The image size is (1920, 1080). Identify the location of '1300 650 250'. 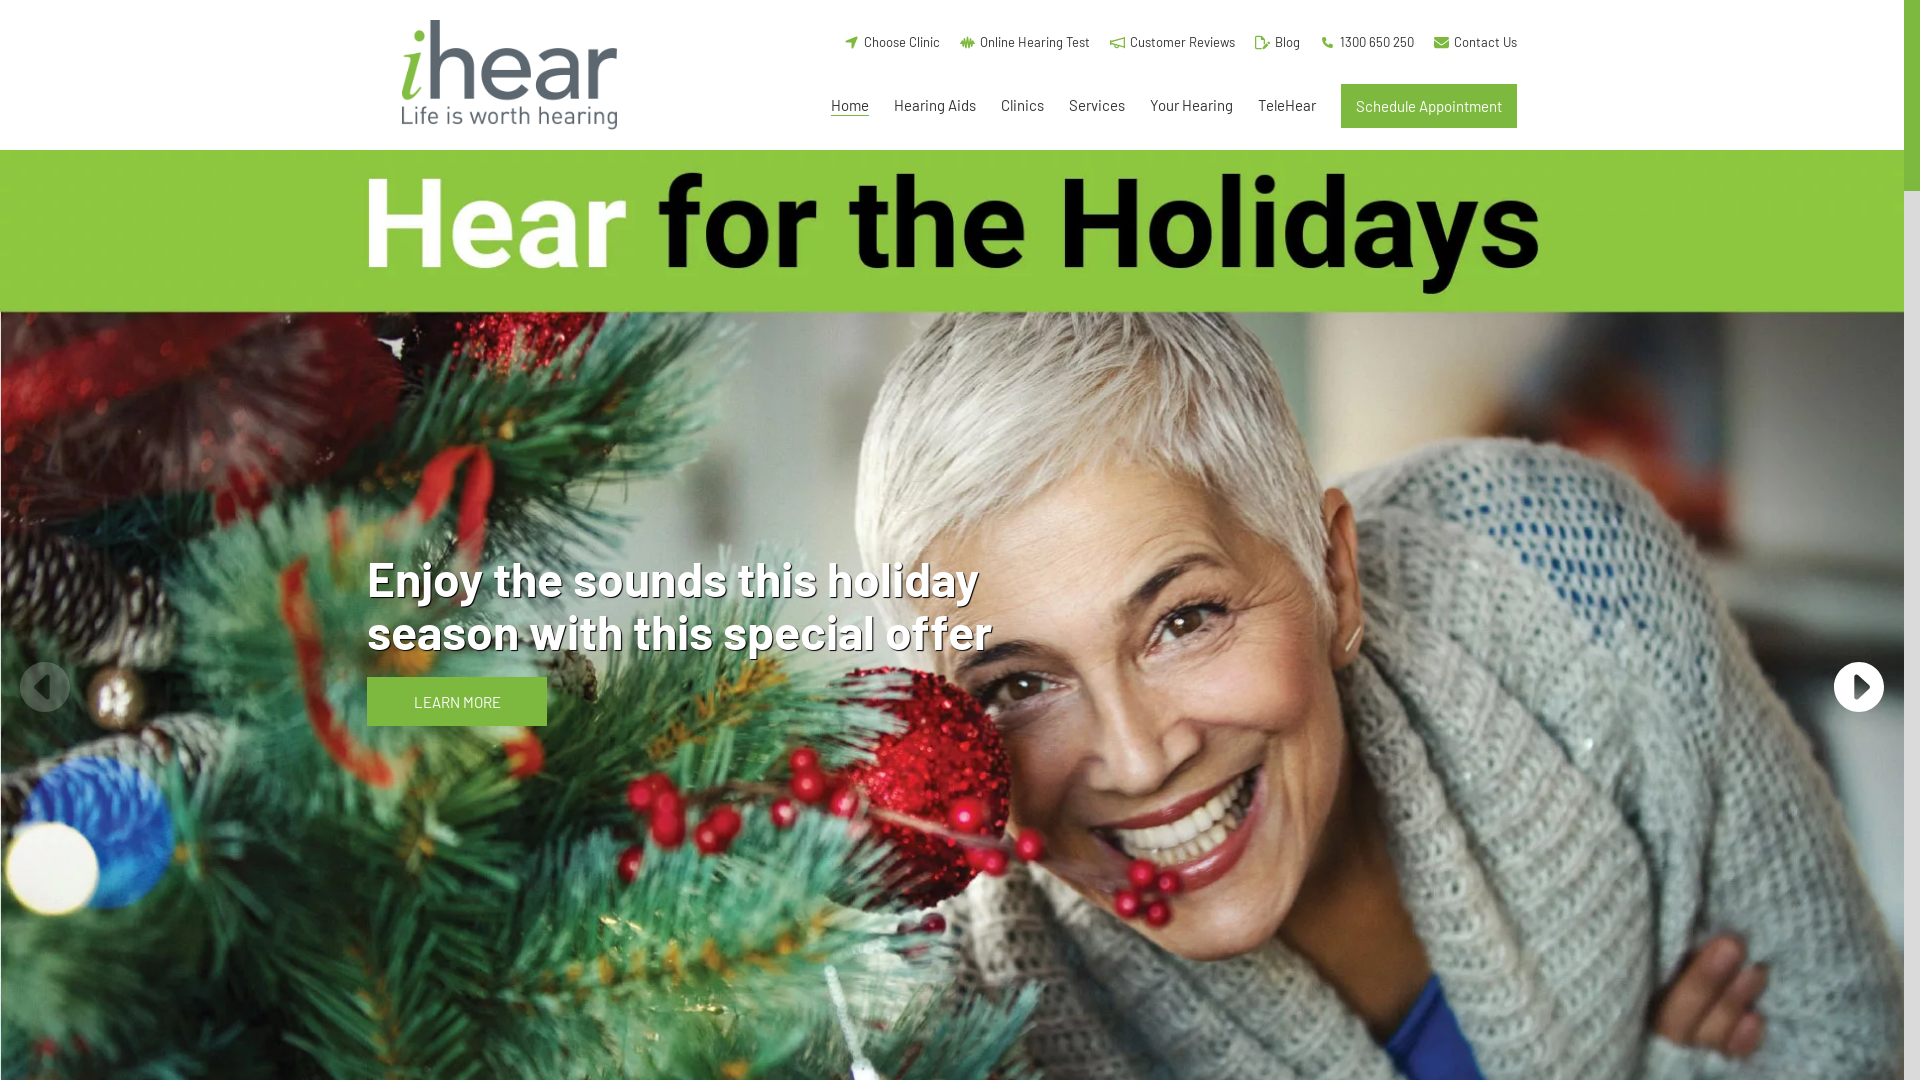
(1366, 41).